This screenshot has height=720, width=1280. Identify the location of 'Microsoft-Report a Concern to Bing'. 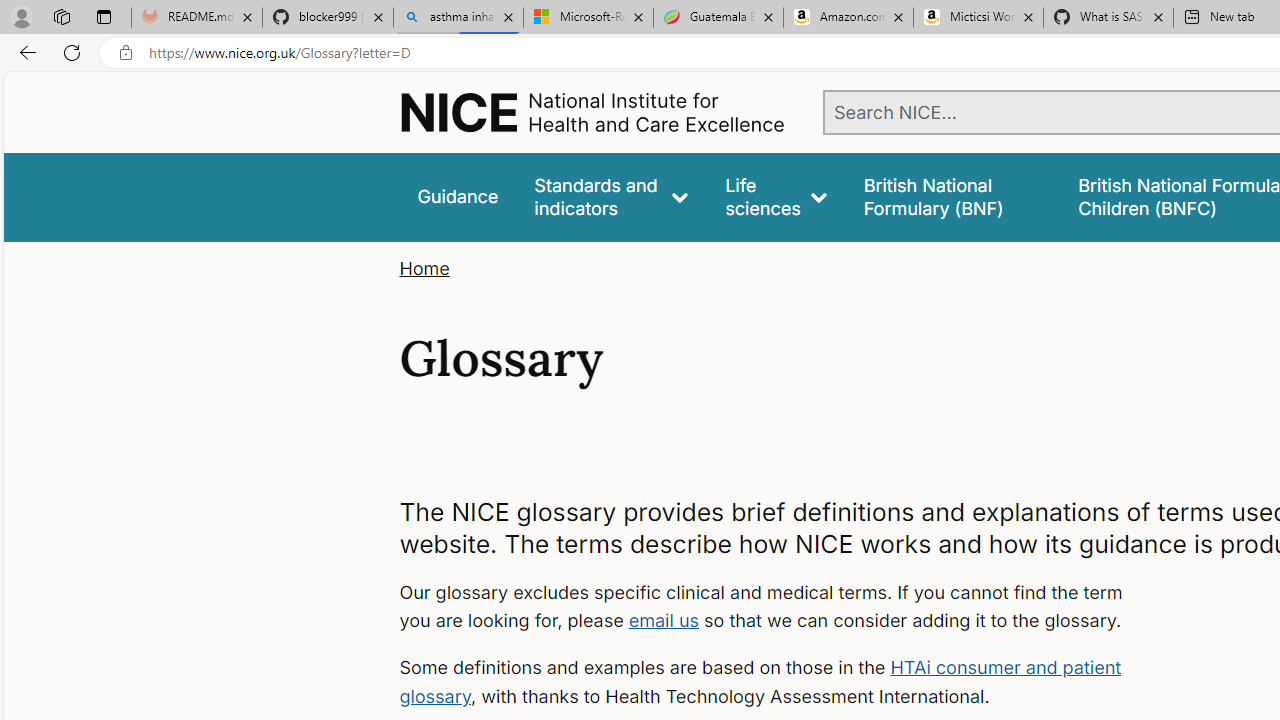
(587, 17).